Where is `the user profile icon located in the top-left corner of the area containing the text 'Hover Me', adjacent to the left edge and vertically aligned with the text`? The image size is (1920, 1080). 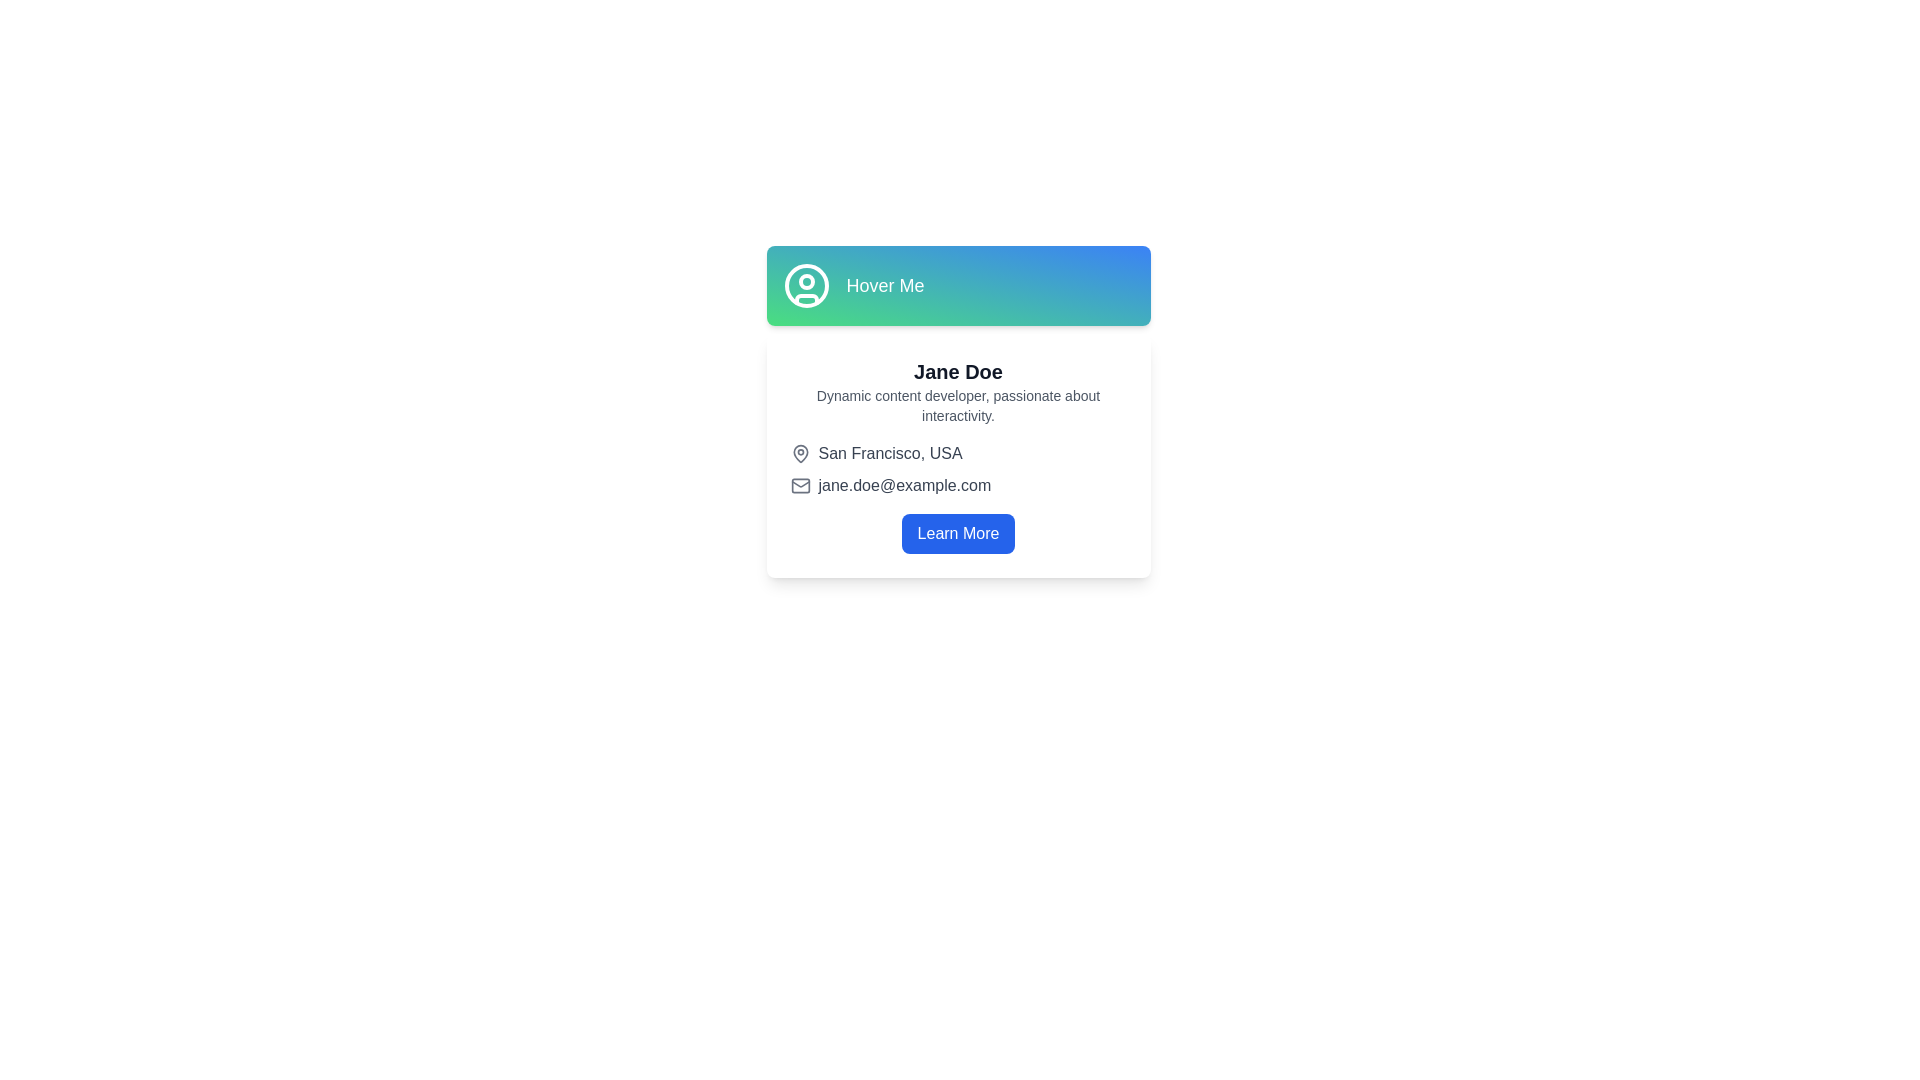 the user profile icon located in the top-left corner of the area containing the text 'Hover Me', adjacent to the left edge and vertically aligned with the text is located at coordinates (806, 285).